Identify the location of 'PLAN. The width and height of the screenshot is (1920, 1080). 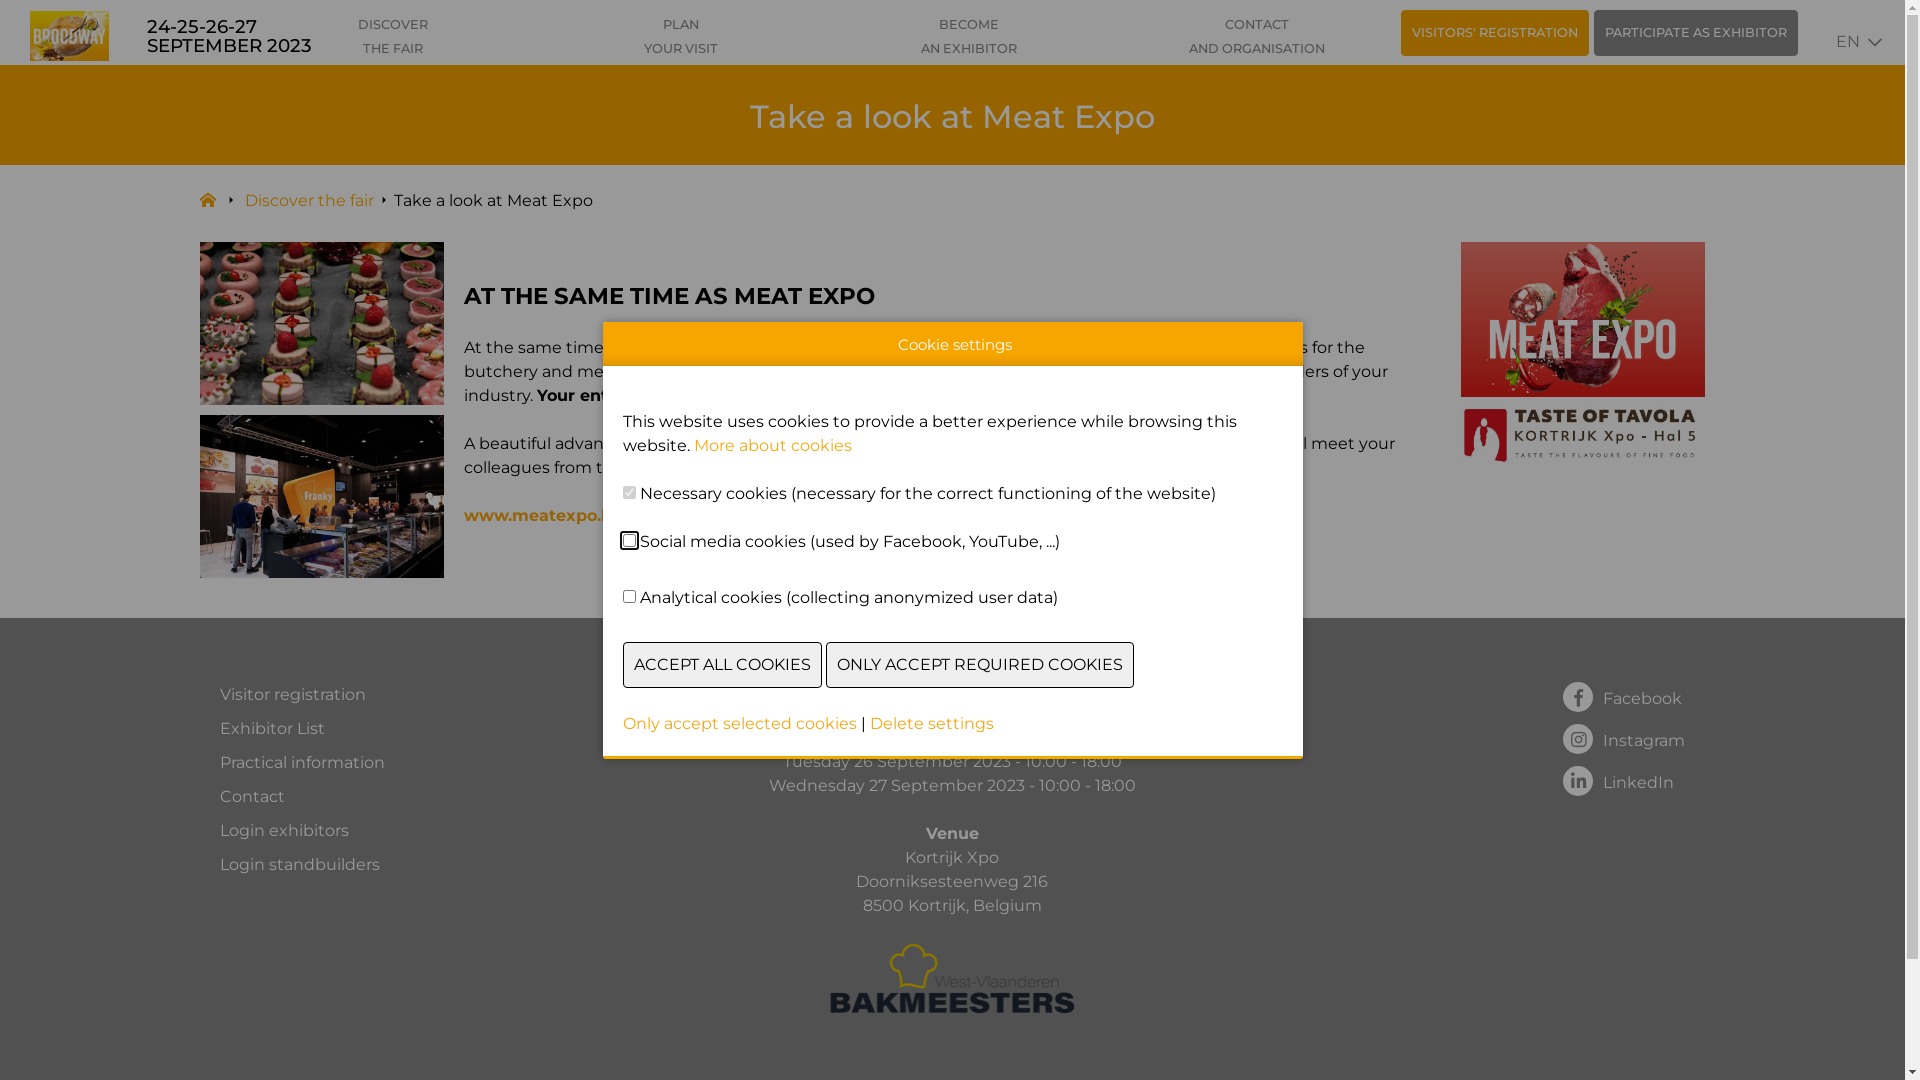
(681, 37).